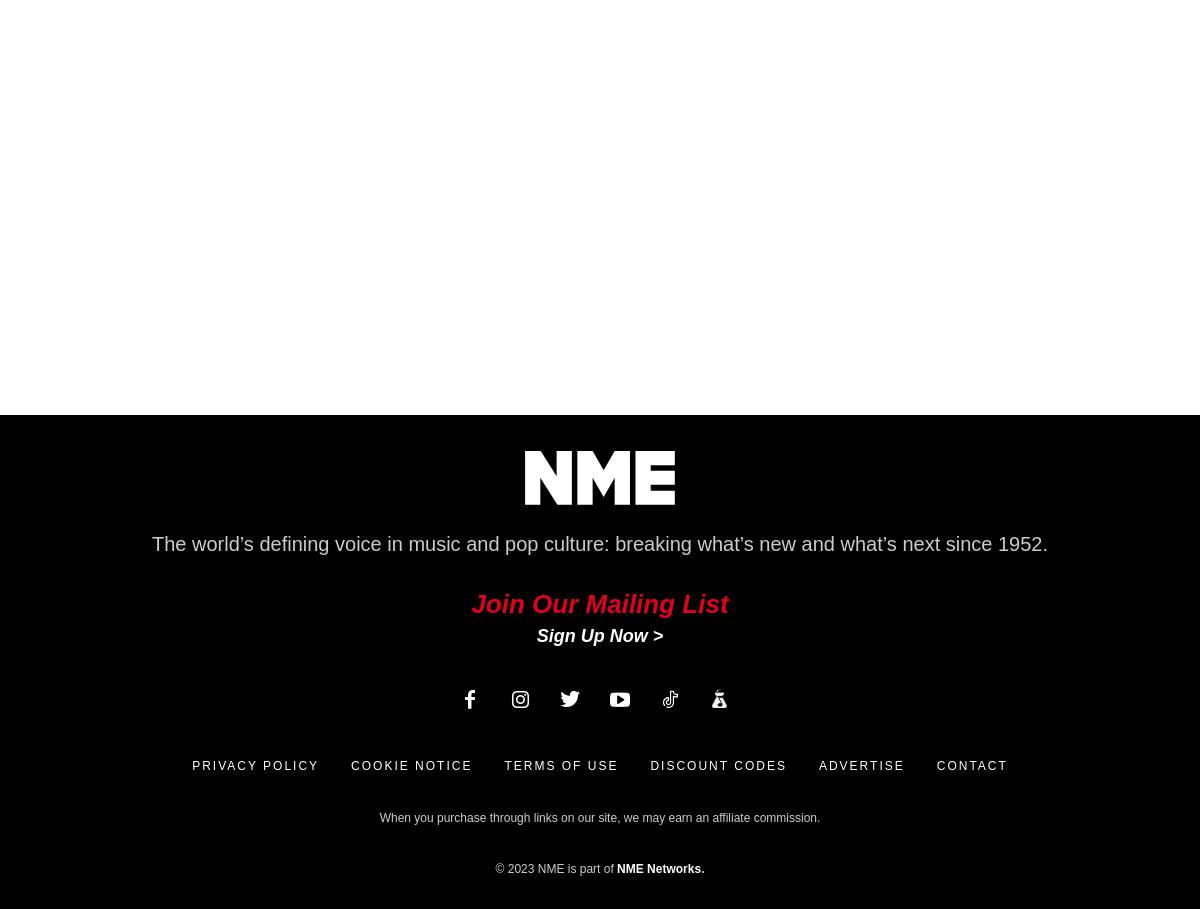 The height and width of the screenshot is (909, 1200). What do you see at coordinates (659, 867) in the screenshot?
I see `'NME Networks'` at bounding box center [659, 867].